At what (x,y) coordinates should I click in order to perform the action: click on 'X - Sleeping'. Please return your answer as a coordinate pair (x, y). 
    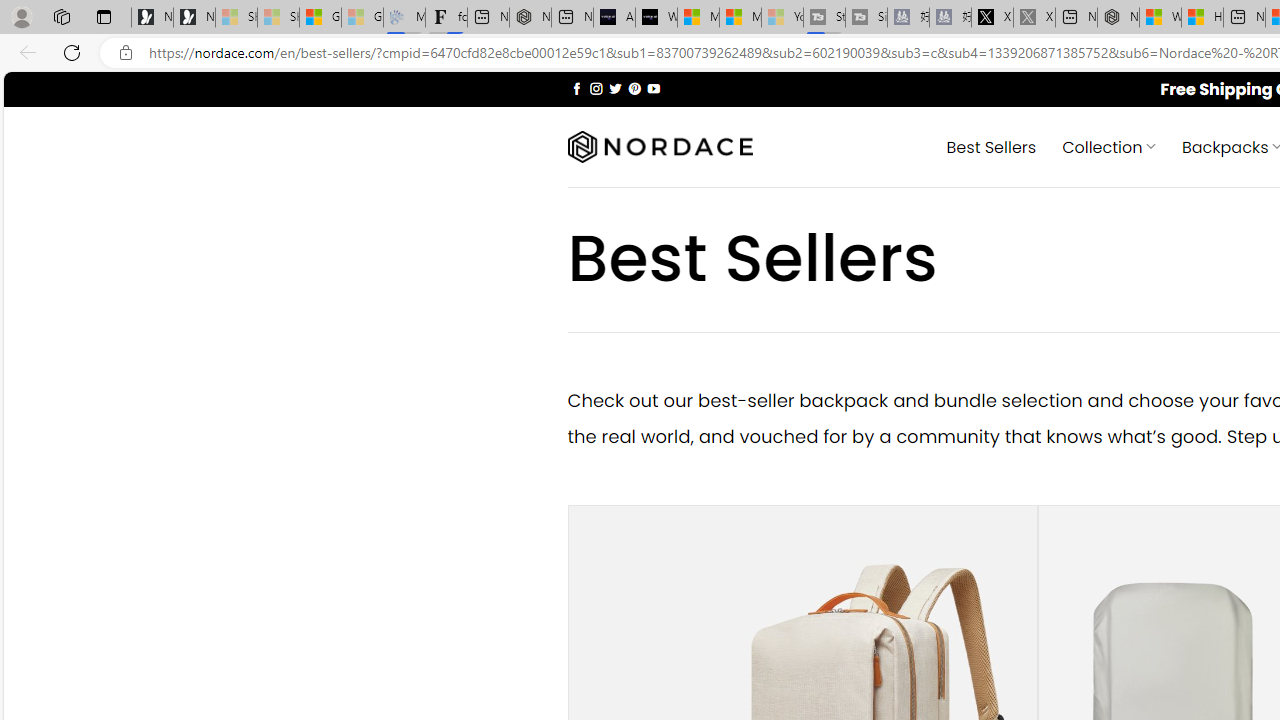
    Looking at the image, I should click on (1034, 17).